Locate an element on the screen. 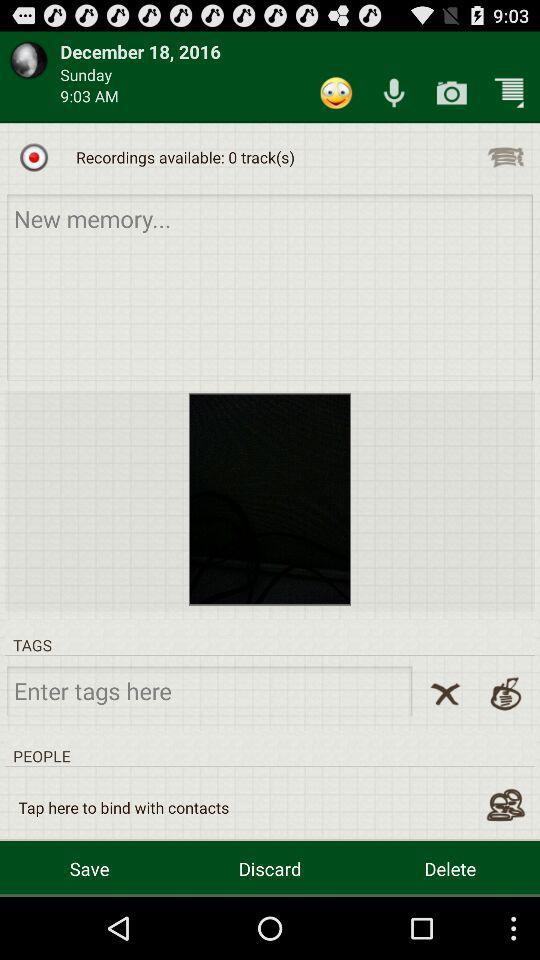  the group icon is located at coordinates (504, 860).